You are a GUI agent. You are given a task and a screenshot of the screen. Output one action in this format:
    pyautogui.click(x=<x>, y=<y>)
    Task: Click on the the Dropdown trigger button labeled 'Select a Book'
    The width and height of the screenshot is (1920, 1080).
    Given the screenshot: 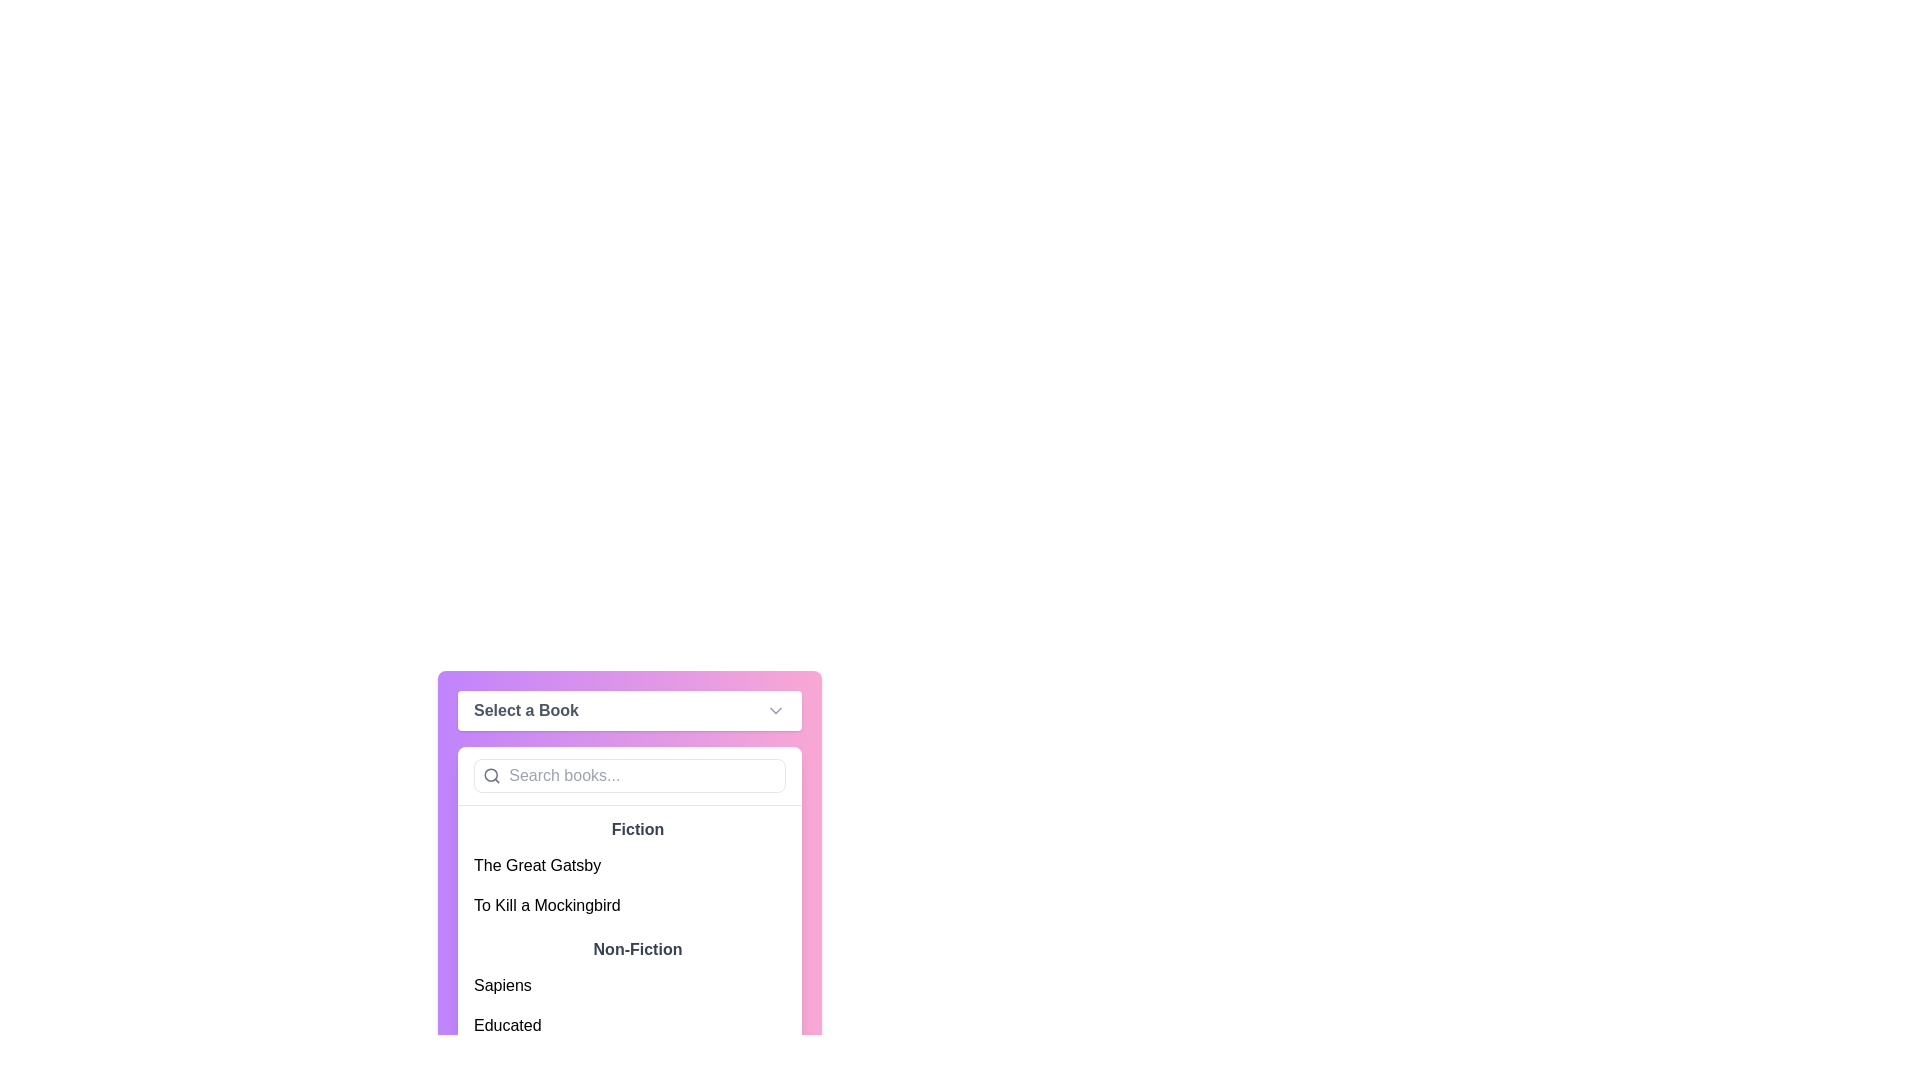 What is the action you would take?
    pyautogui.click(x=628, y=709)
    